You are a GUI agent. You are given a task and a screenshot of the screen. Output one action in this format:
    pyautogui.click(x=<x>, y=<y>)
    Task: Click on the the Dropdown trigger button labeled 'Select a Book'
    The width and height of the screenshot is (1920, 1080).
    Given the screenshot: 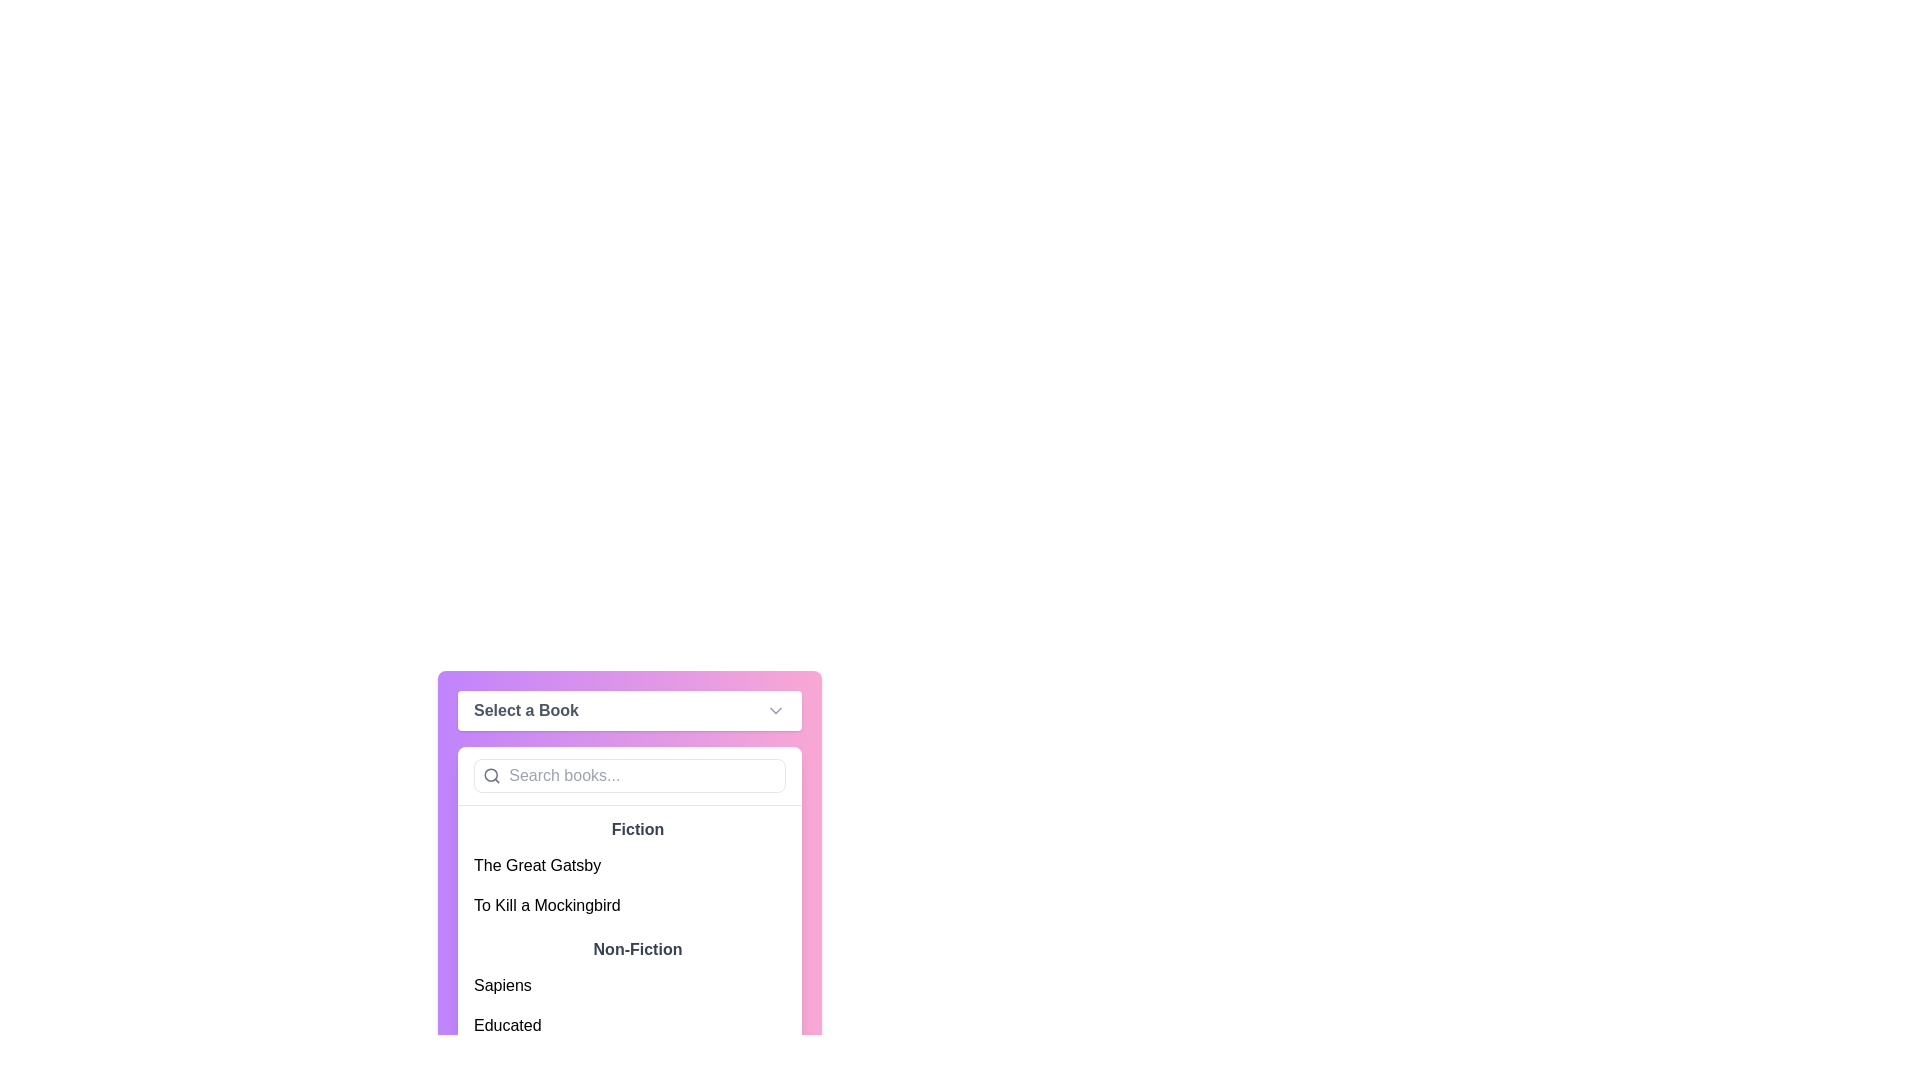 What is the action you would take?
    pyautogui.click(x=628, y=709)
    